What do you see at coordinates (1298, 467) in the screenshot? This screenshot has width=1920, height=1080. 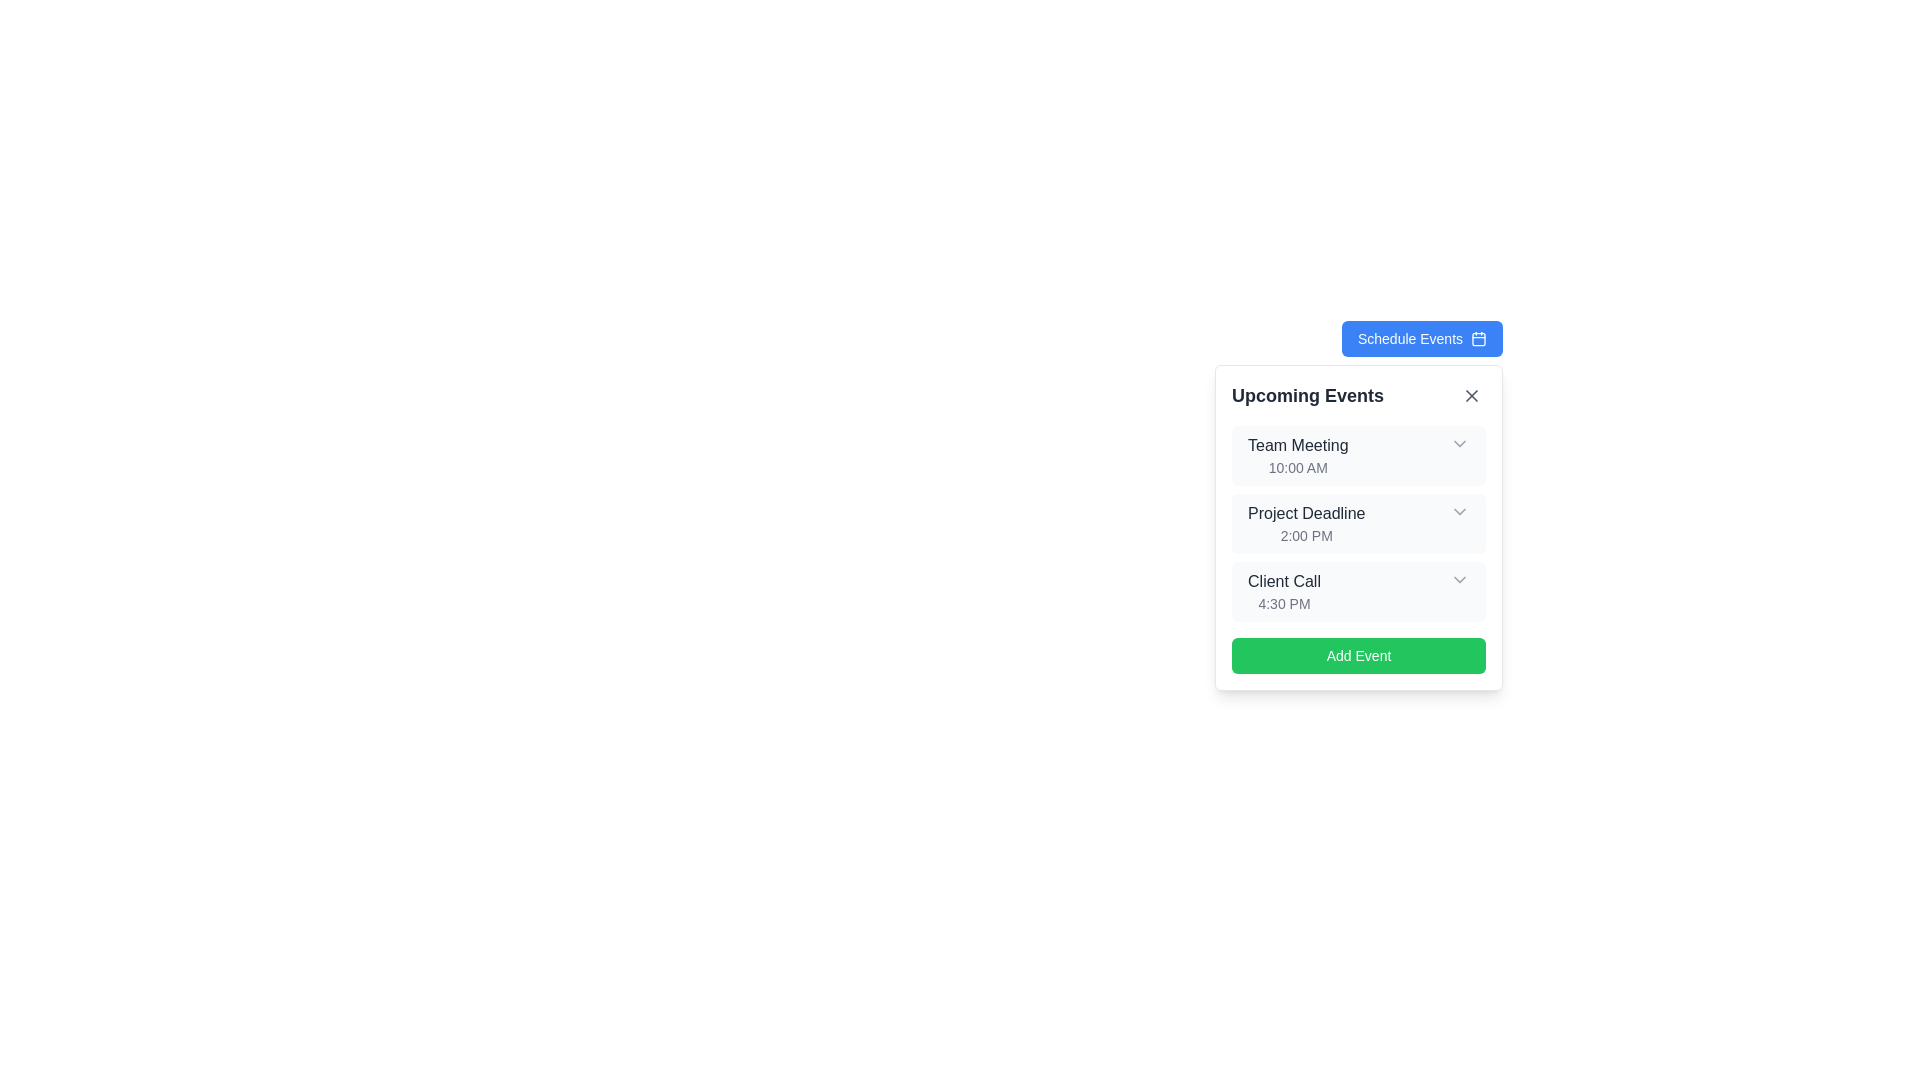 I see `the Text Label displaying the scheduled time for the 'Team Meeting' event located in the right panel under 'Upcoming Events.'` at bounding box center [1298, 467].